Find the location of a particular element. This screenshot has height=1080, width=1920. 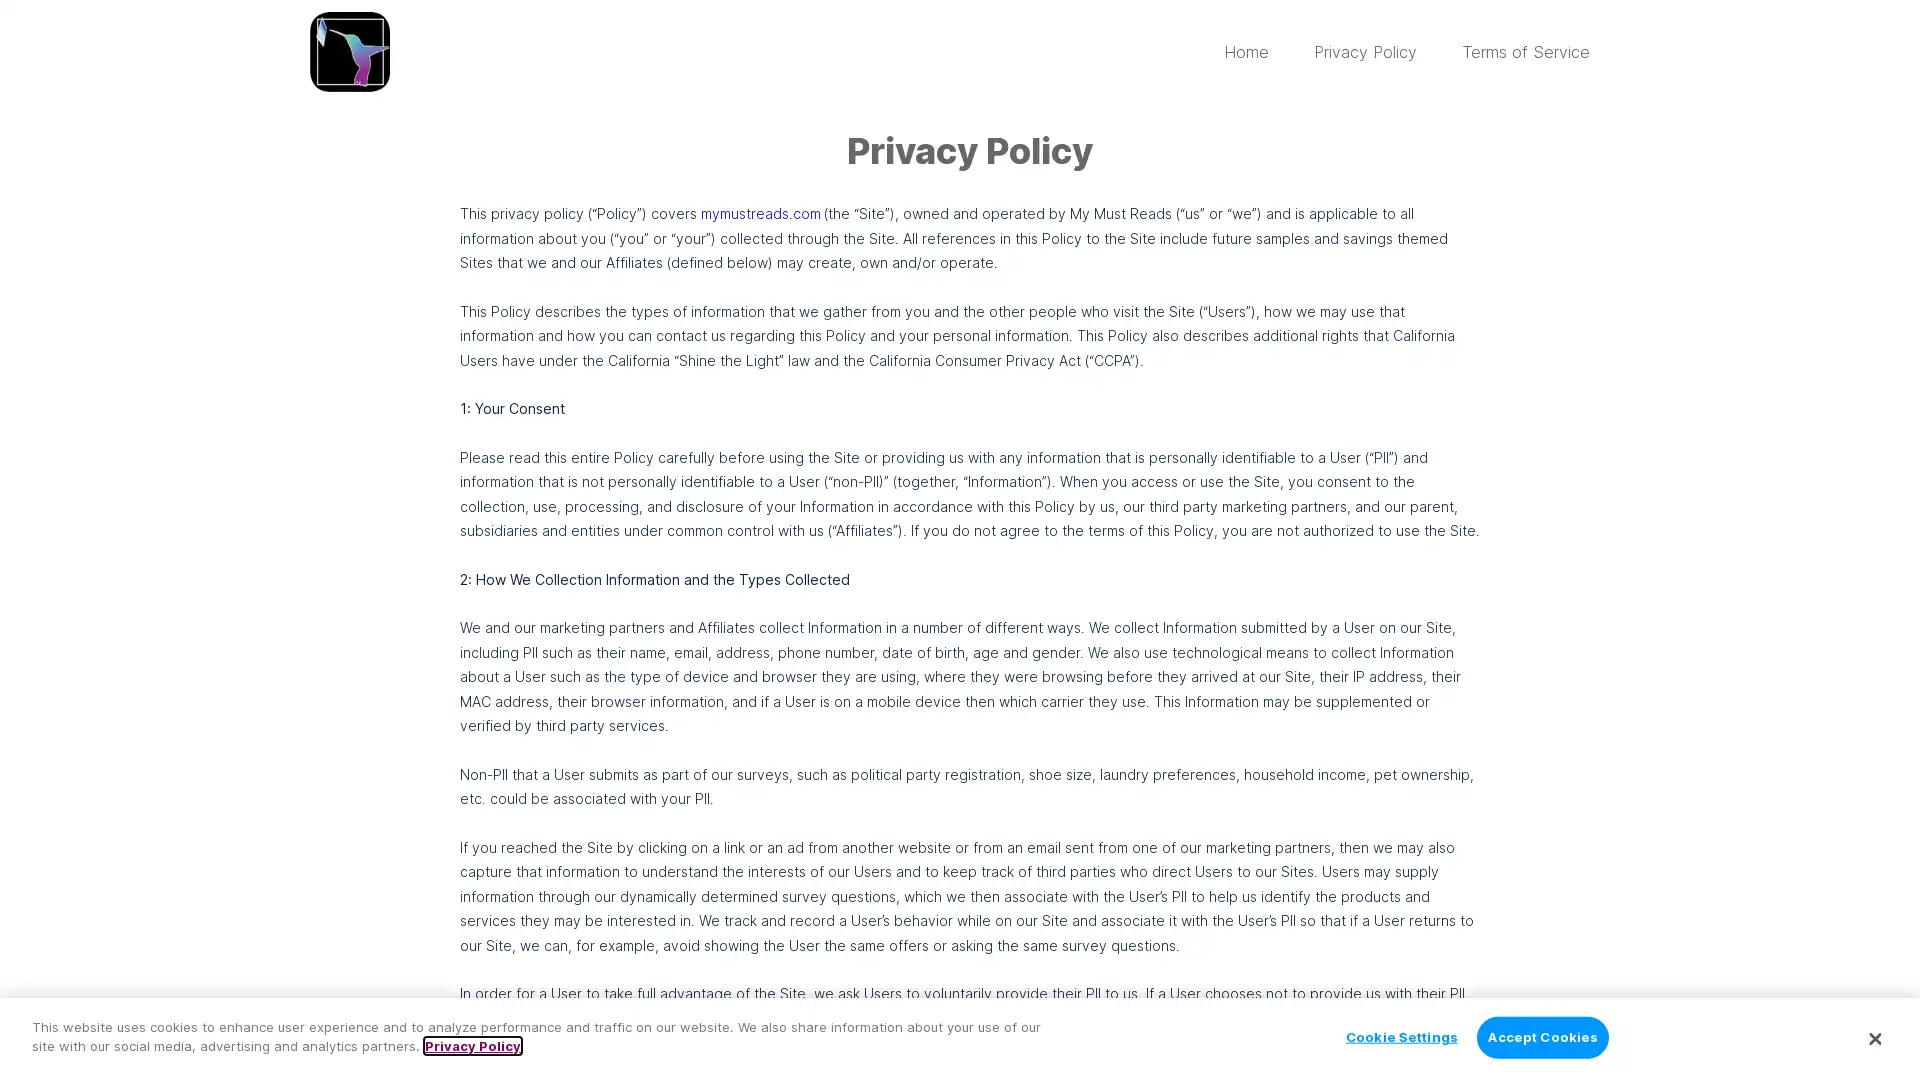

Cookie Settings is located at coordinates (1395, 1036).